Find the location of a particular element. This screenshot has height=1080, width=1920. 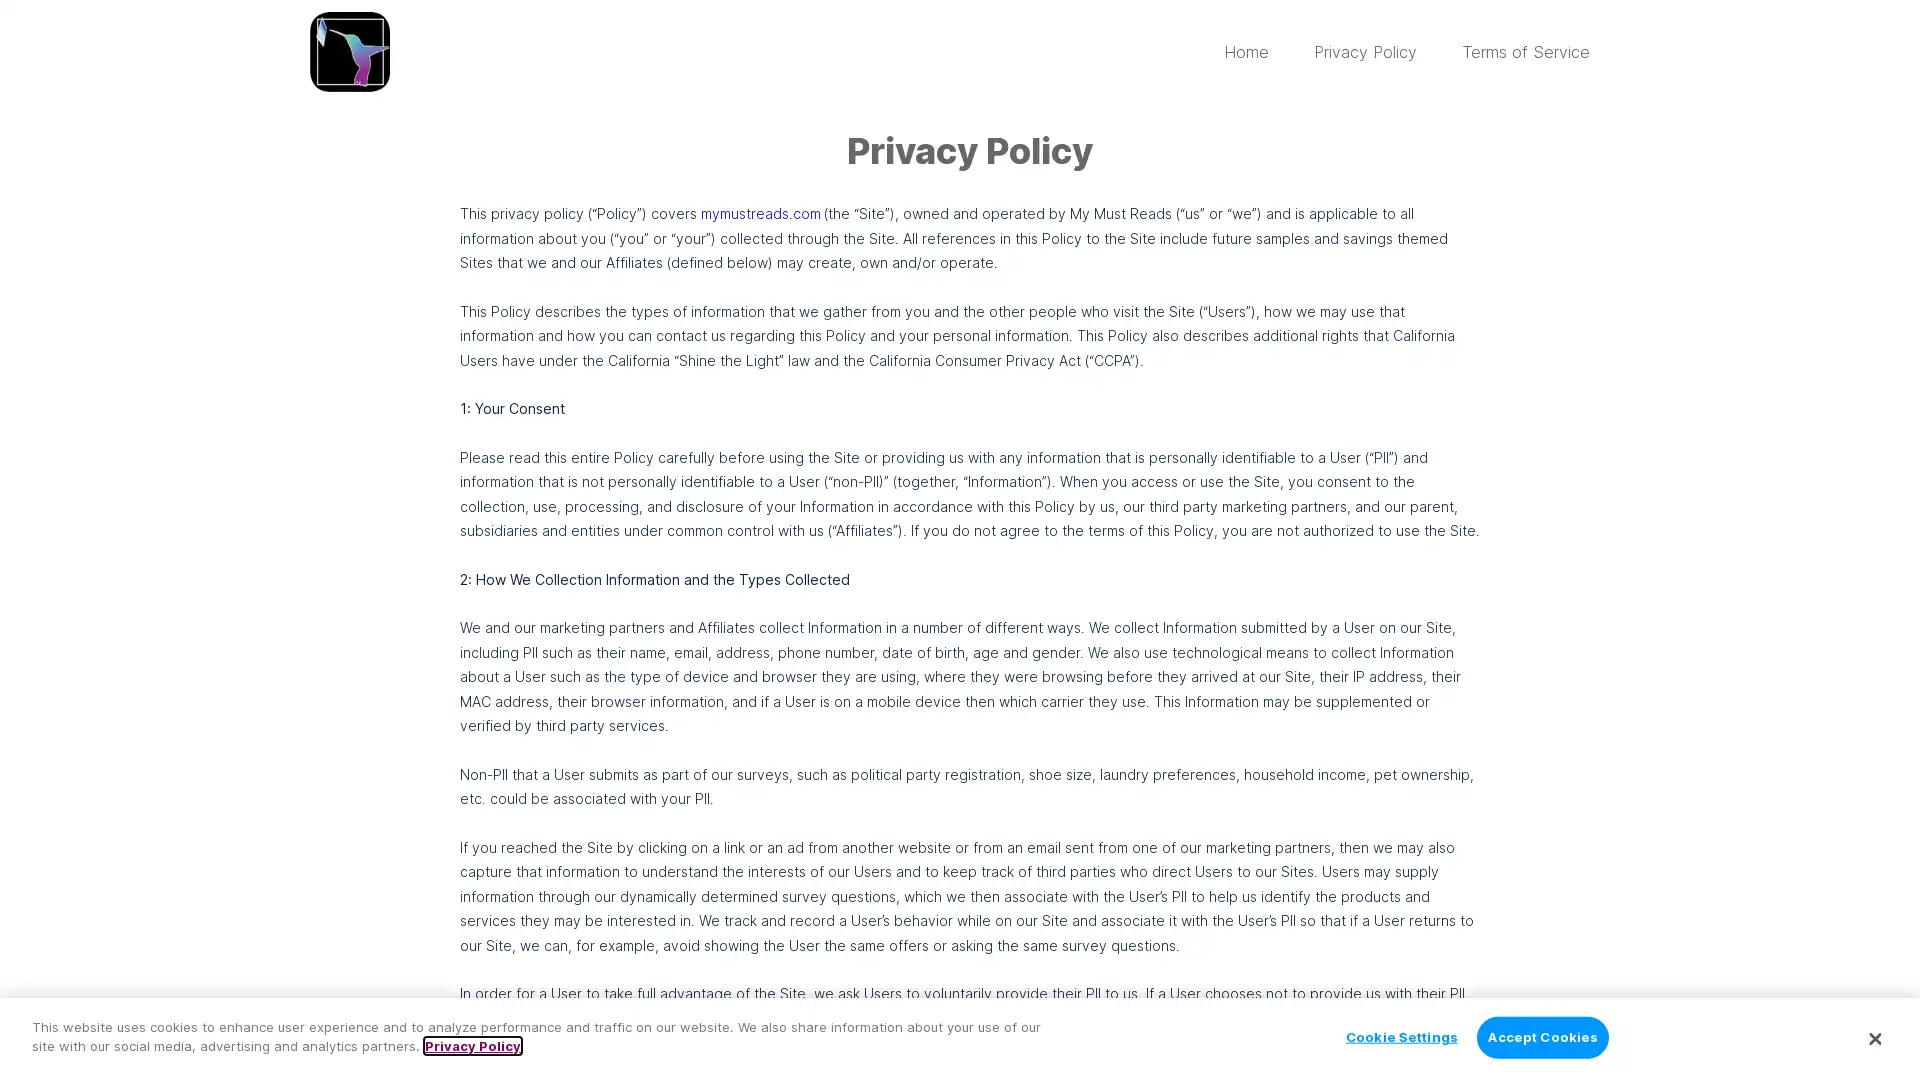

Cookie Settings is located at coordinates (1395, 1036).